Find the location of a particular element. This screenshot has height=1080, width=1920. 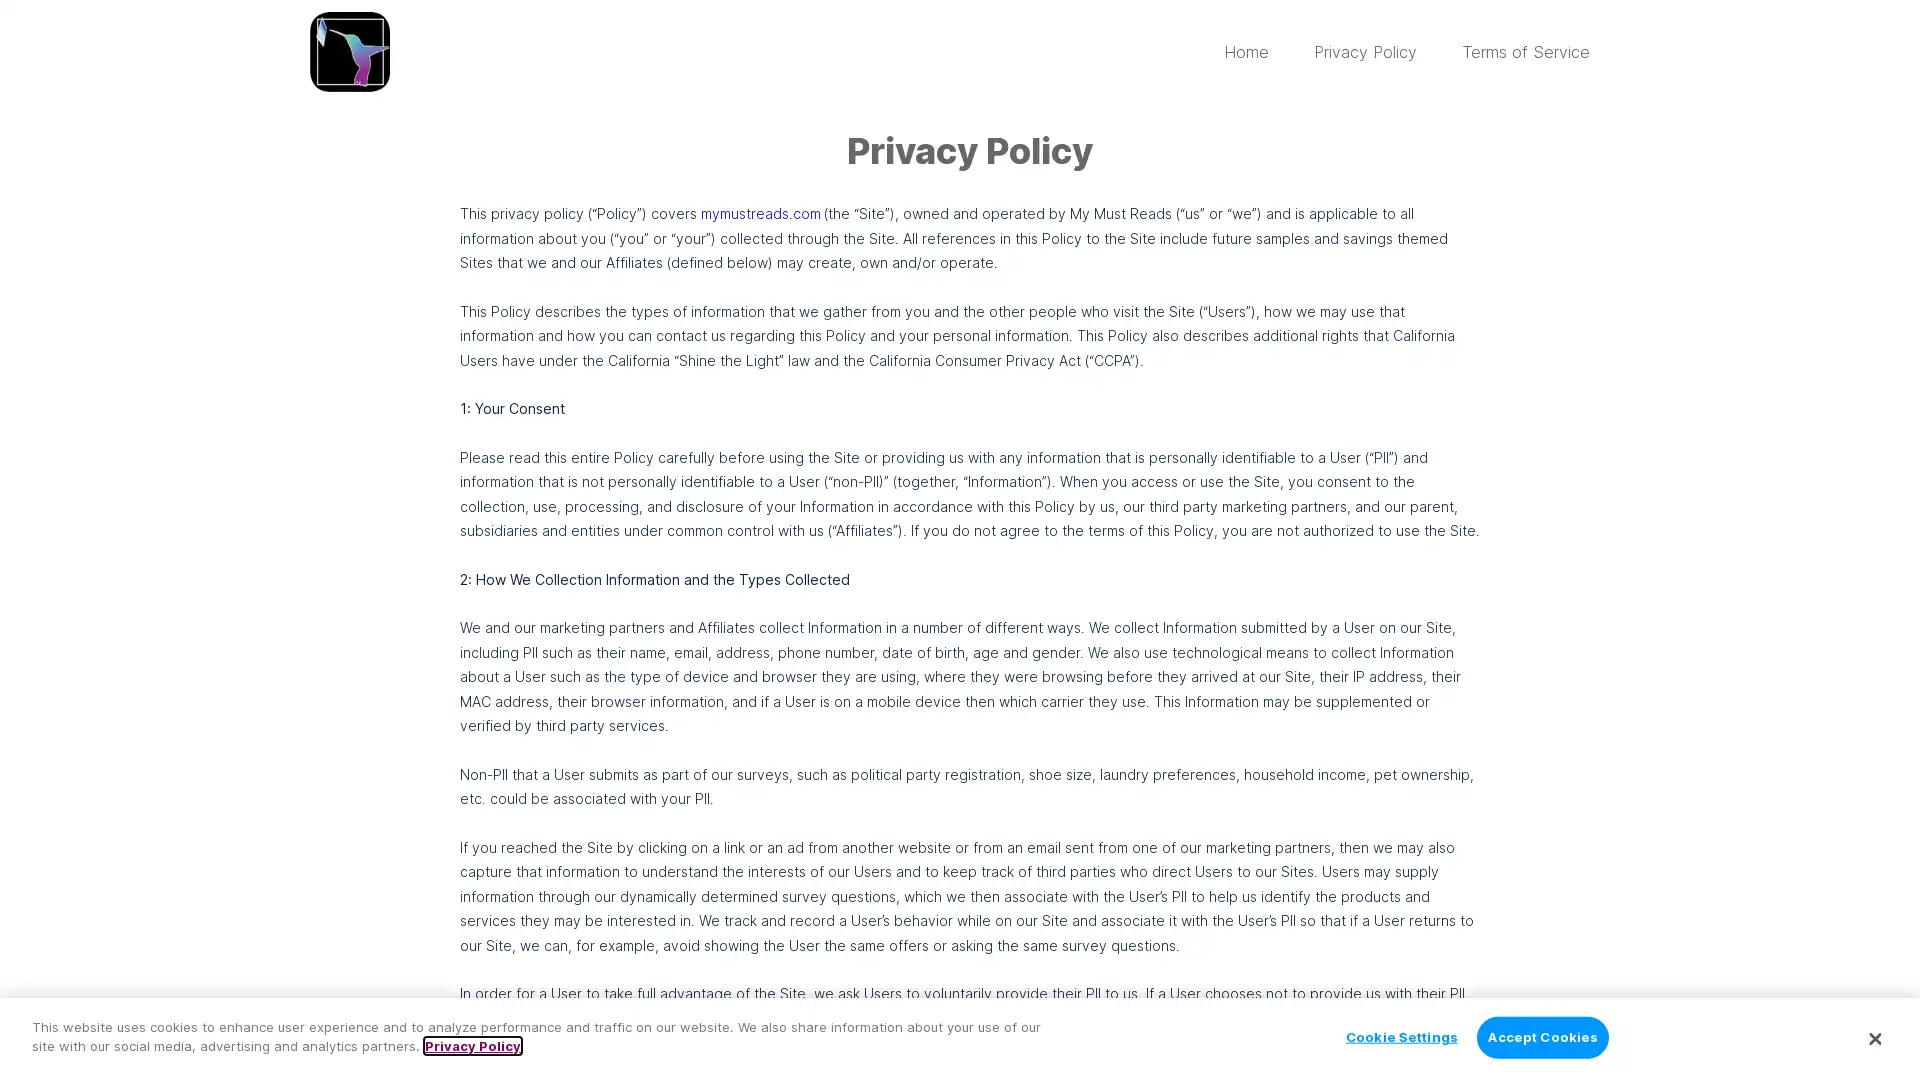

Cookie Settings is located at coordinates (1395, 1036).